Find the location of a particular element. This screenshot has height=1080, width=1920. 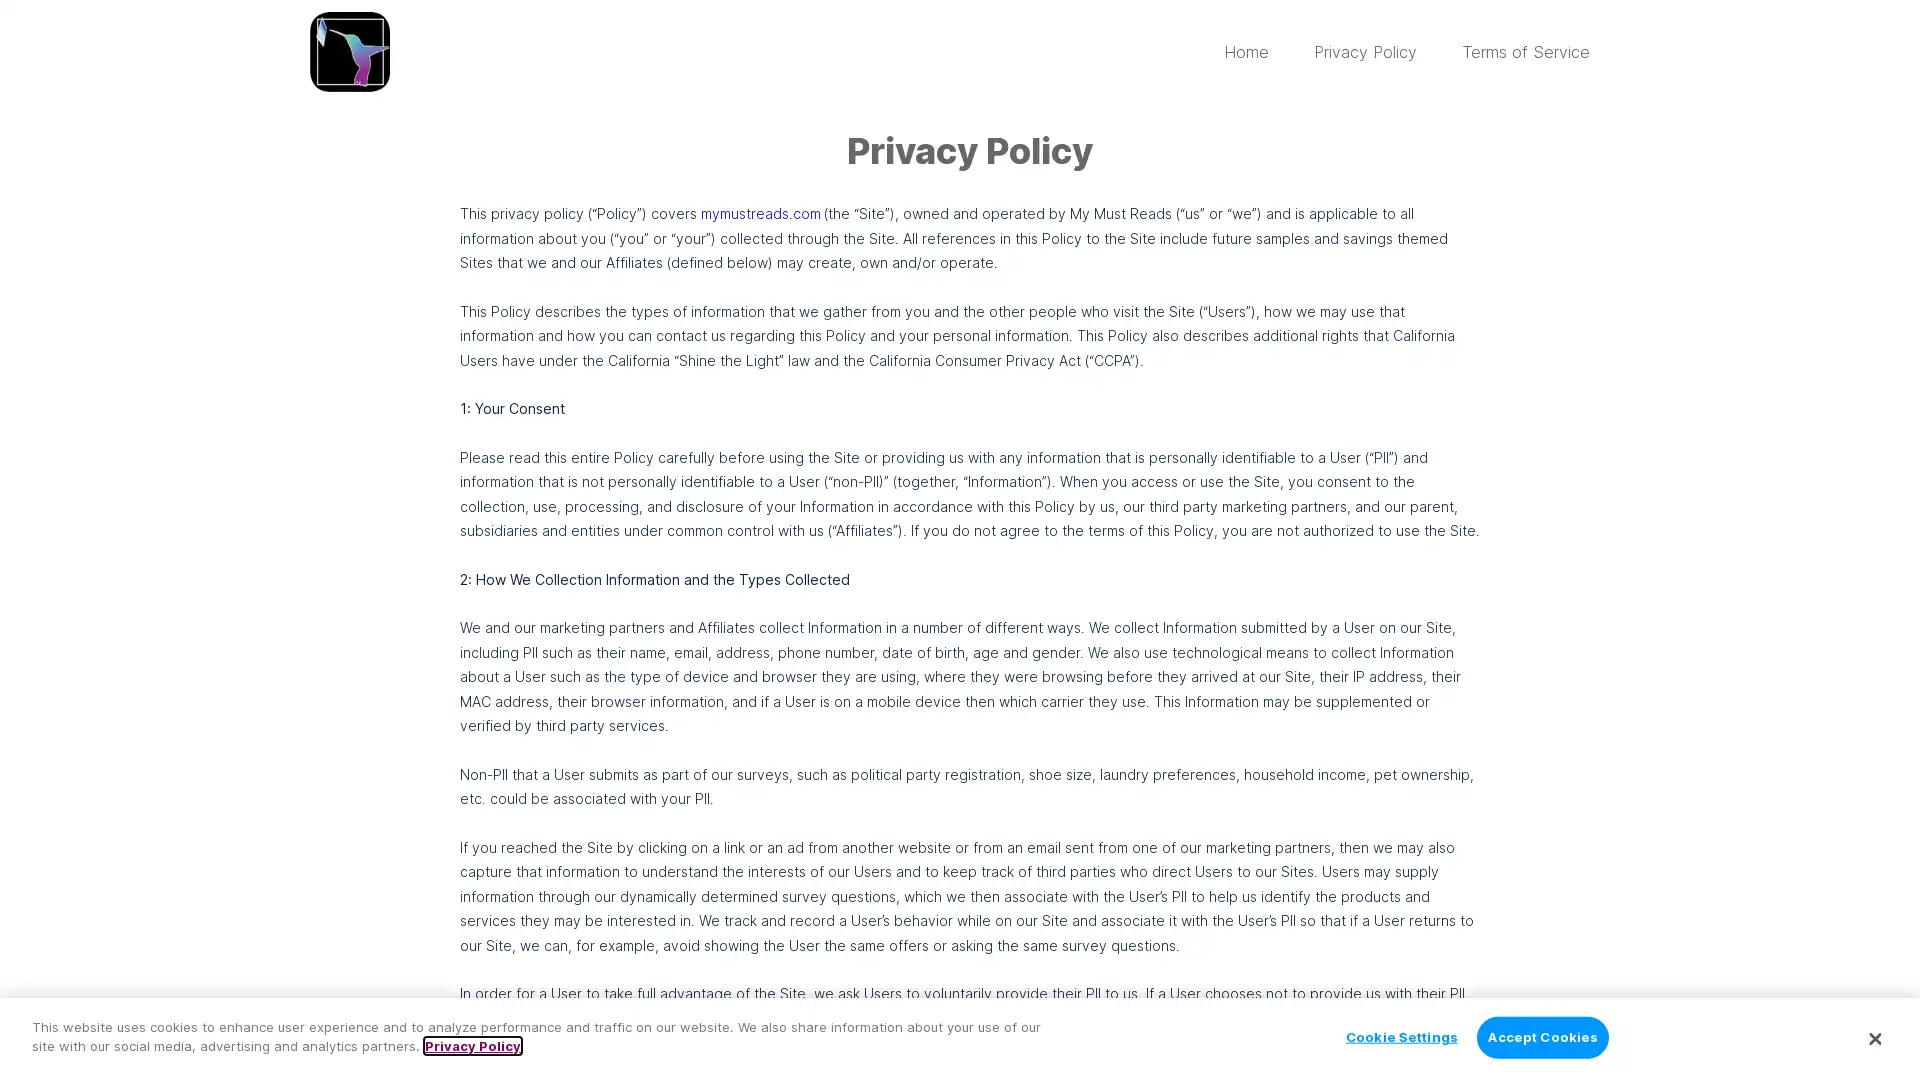

Cookie Settings is located at coordinates (1395, 1036).